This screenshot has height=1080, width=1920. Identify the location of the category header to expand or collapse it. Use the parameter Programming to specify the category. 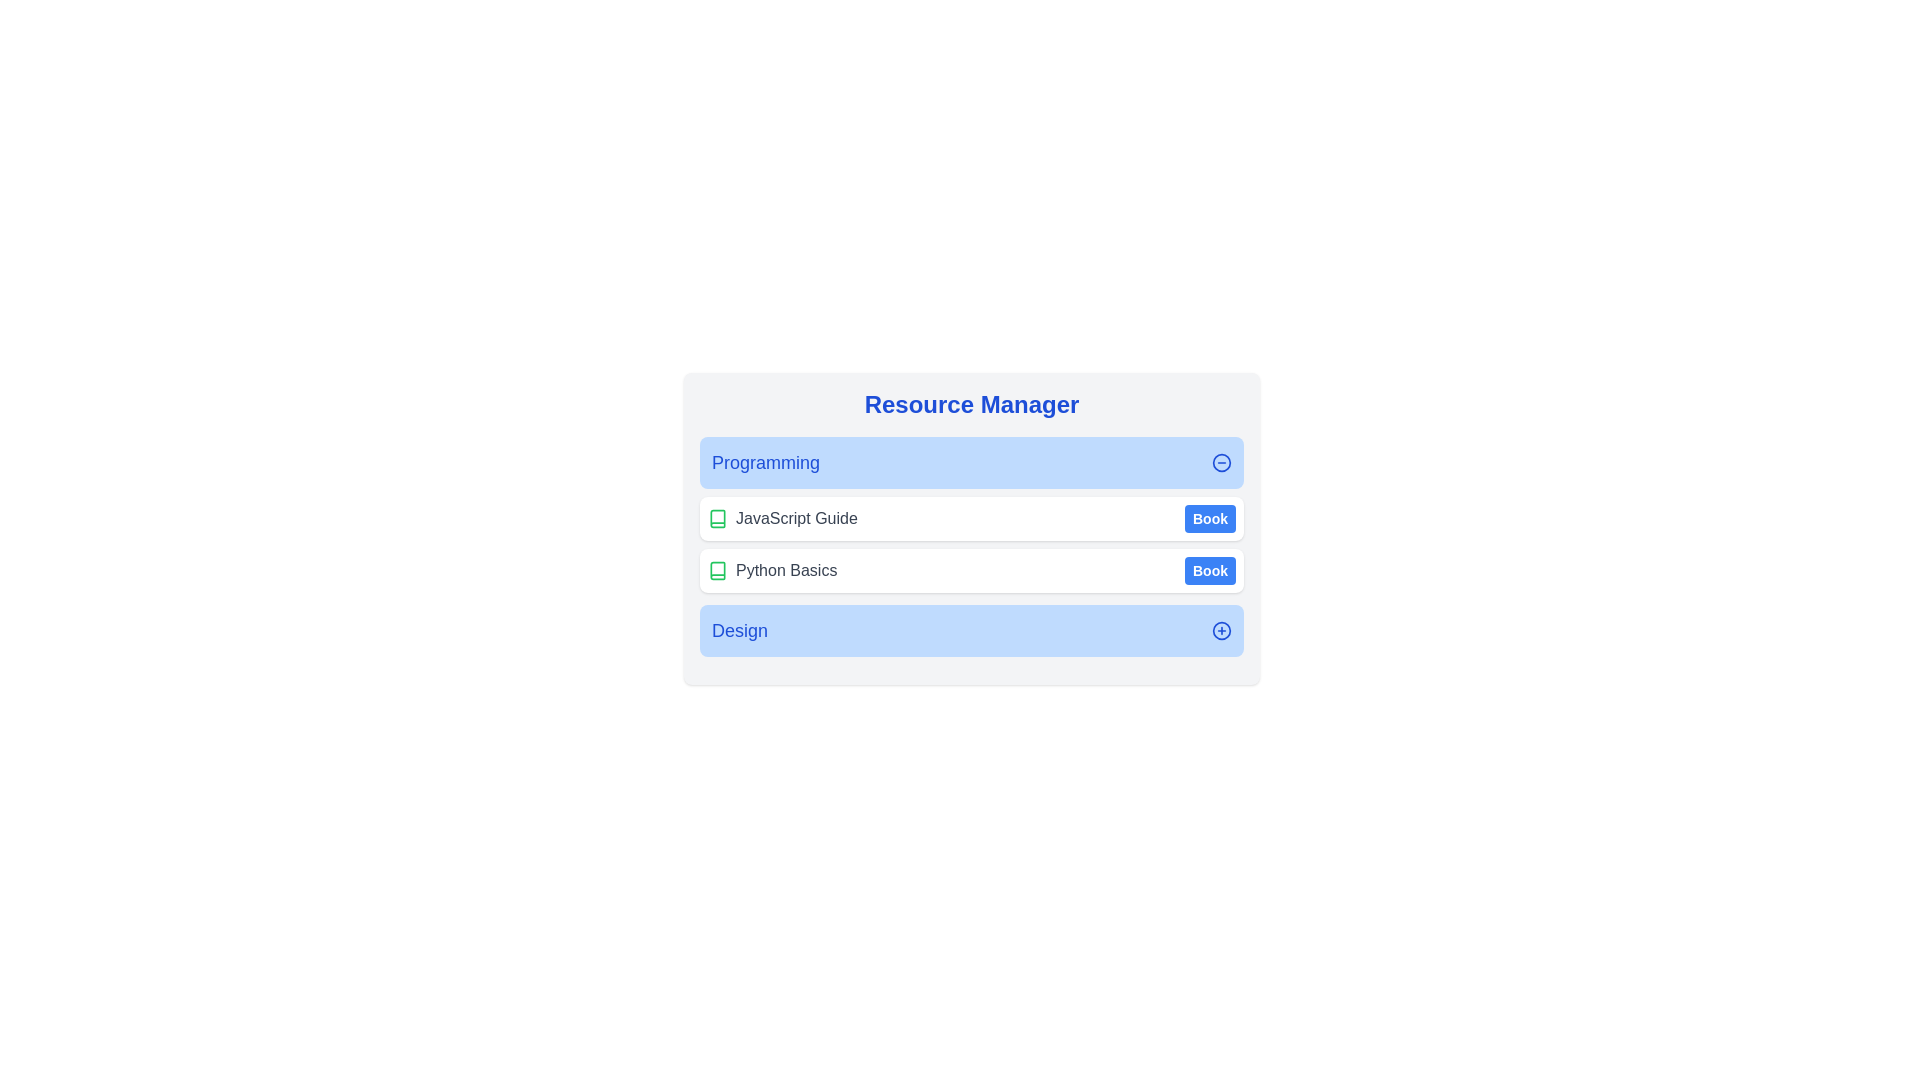
(971, 462).